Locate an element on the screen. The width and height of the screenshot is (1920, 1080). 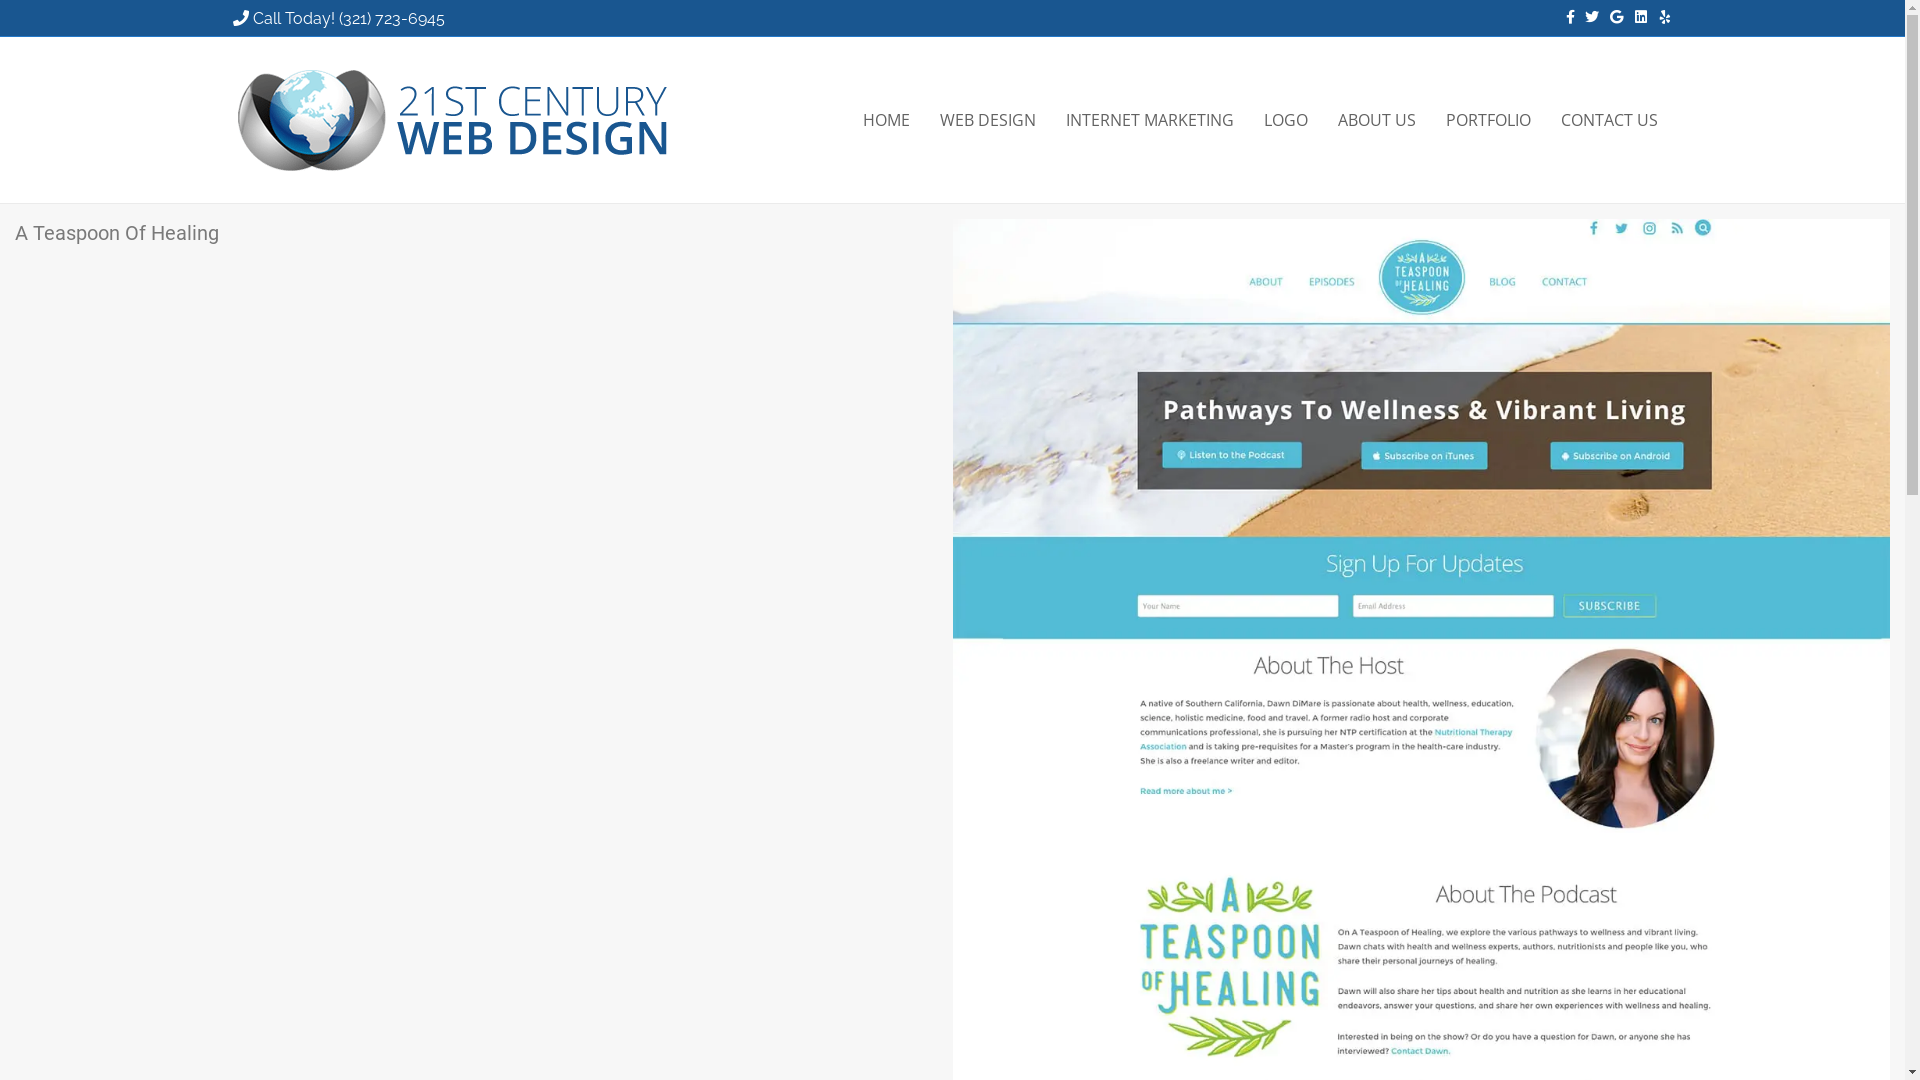
'PORTFOLIO' is located at coordinates (1429, 119).